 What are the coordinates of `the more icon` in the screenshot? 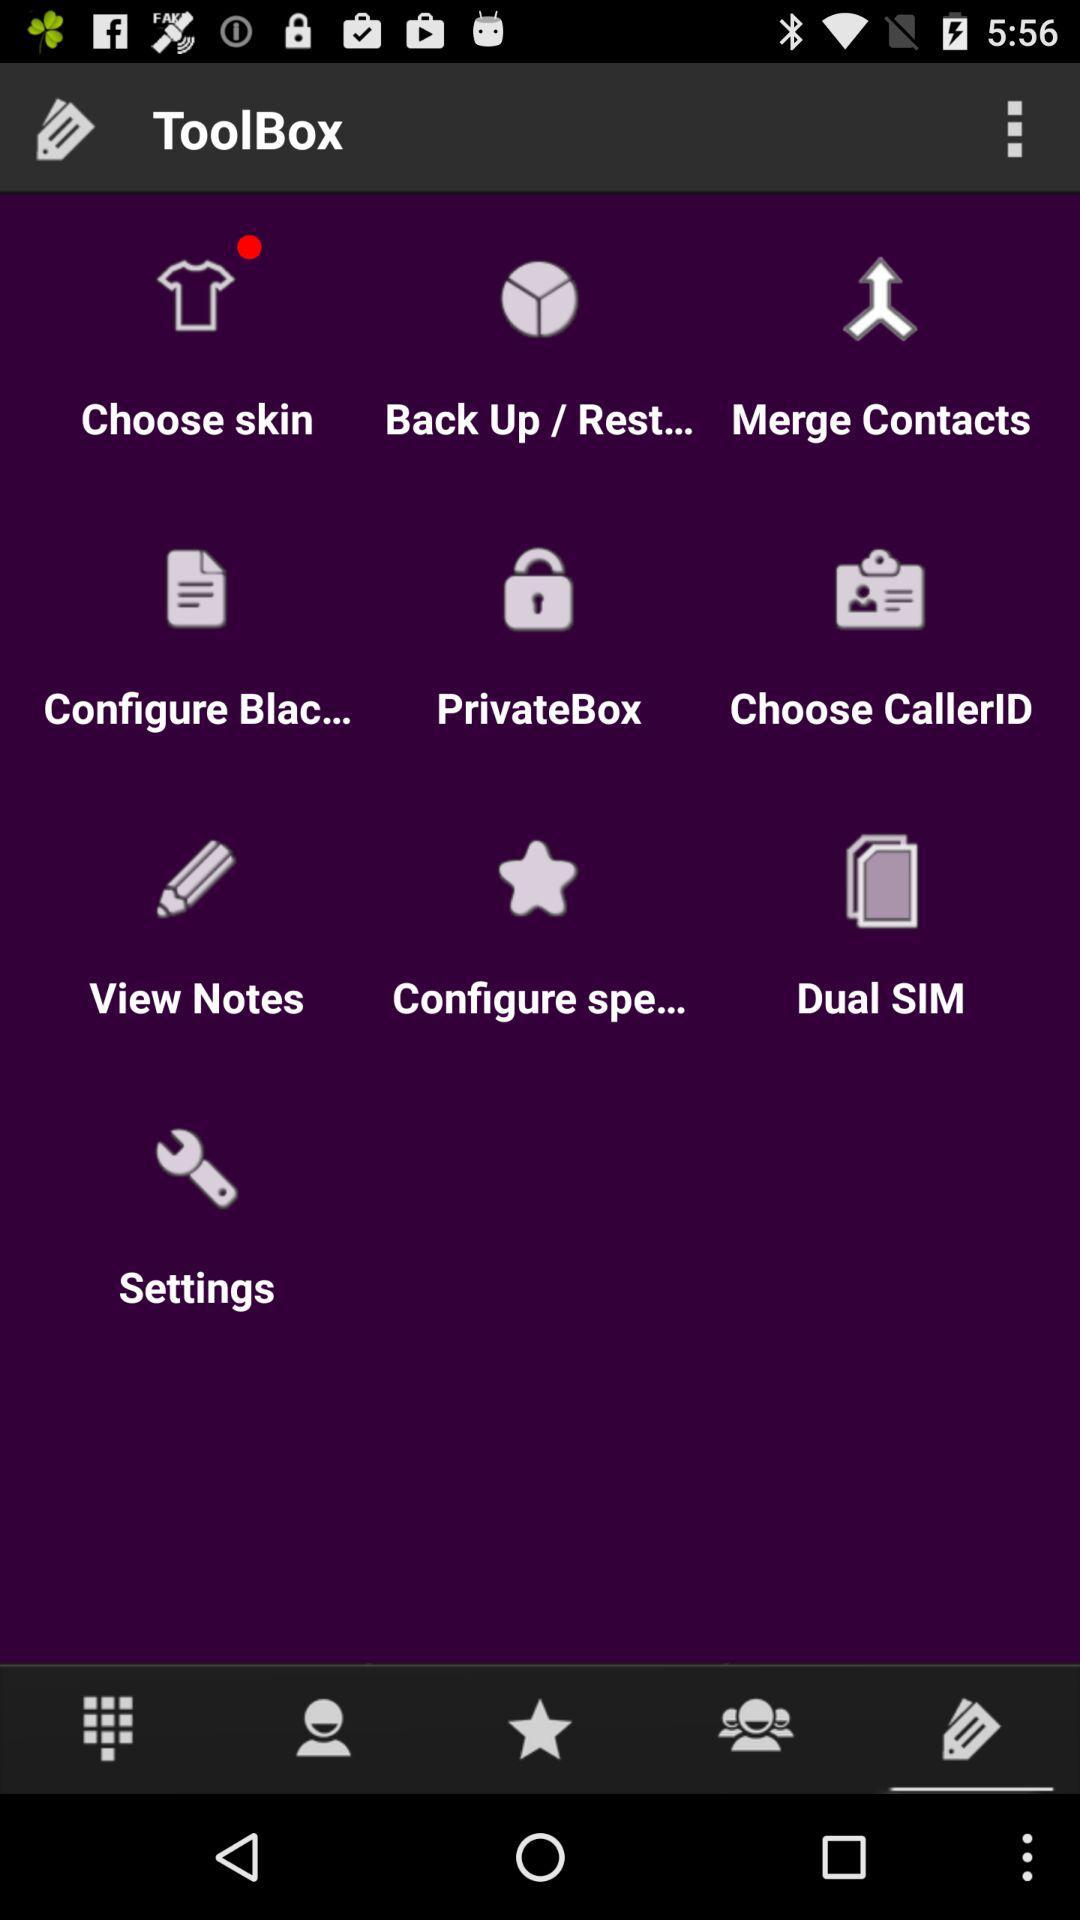 It's located at (1014, 136).